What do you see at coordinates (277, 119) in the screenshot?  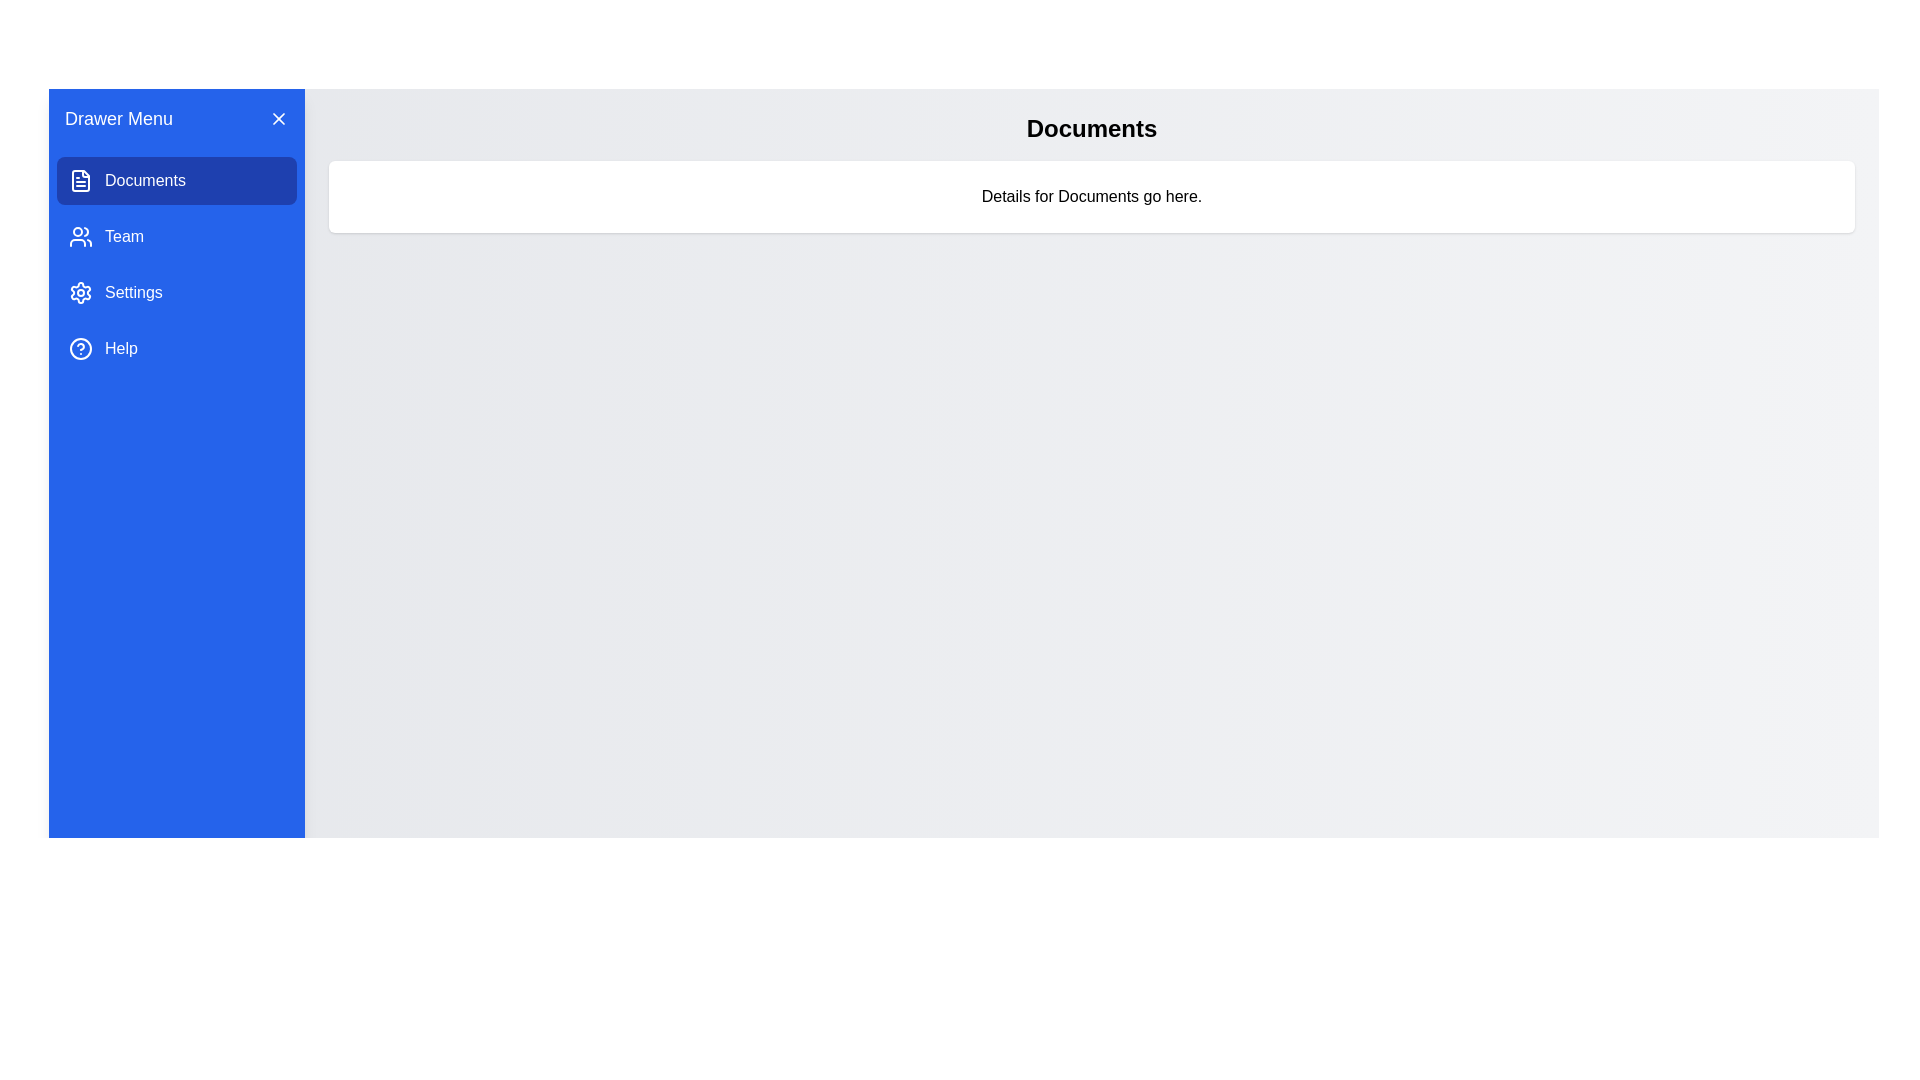 I see `the 'X' button to close the drawer` at bounding box center [277, 119].